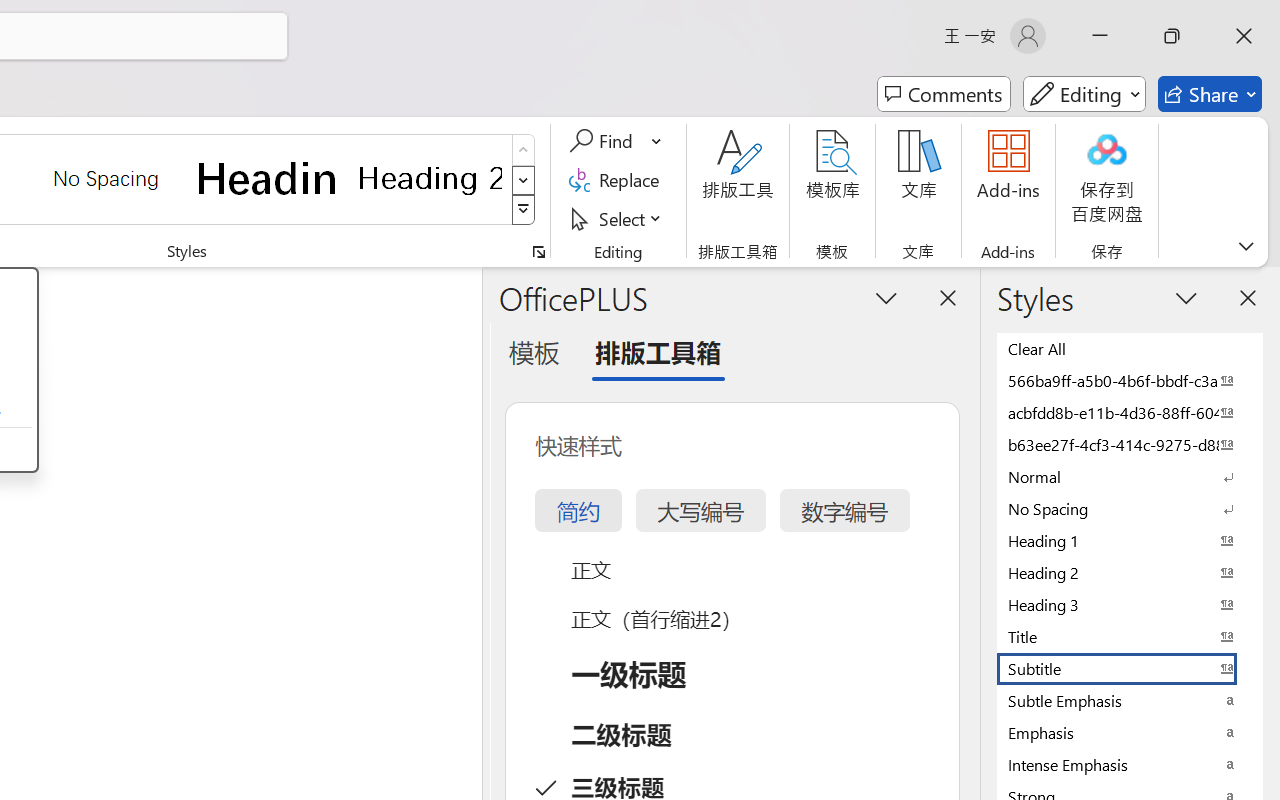 The image size is (1280, 800). What do you see at coordinates (1130, 635) in the screenshot?
I see `'Title'` at bounding box center [1130, 635].